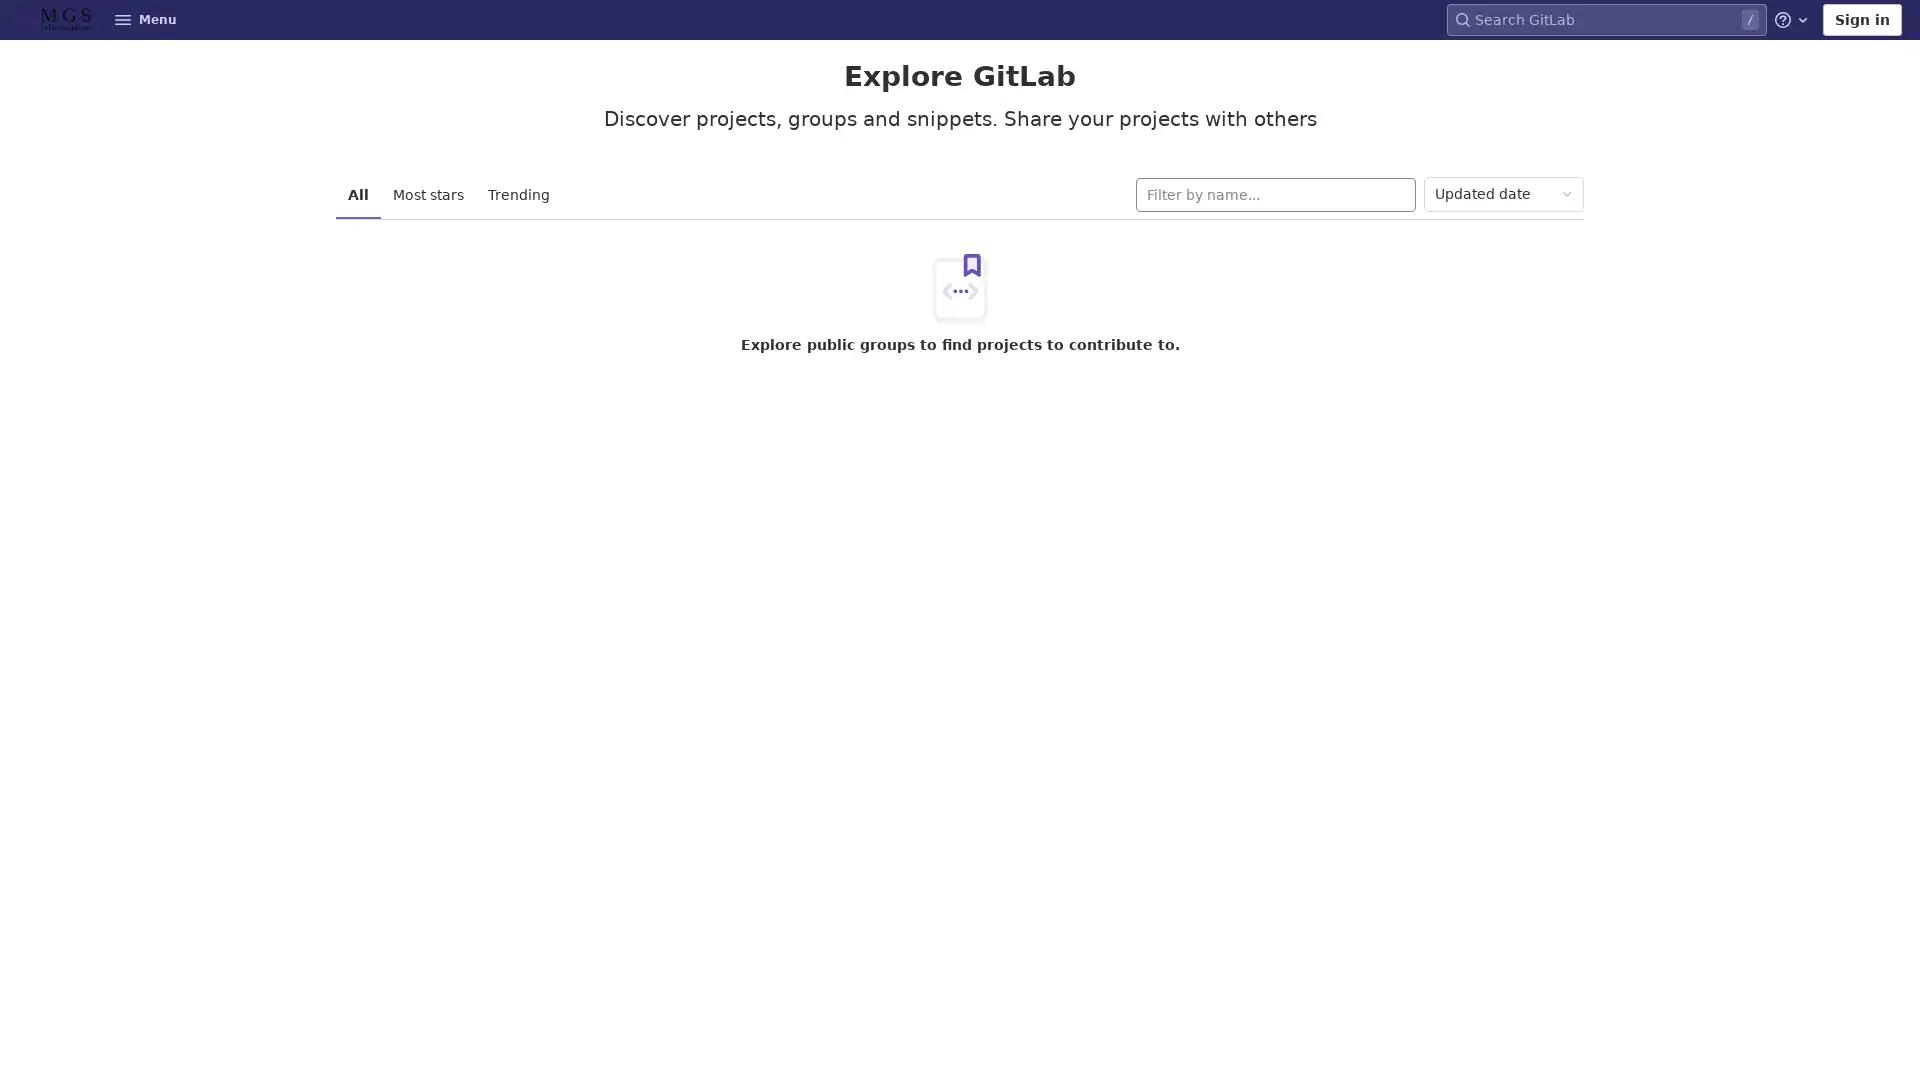  I want to click on Updated date, so click(1503, 194).